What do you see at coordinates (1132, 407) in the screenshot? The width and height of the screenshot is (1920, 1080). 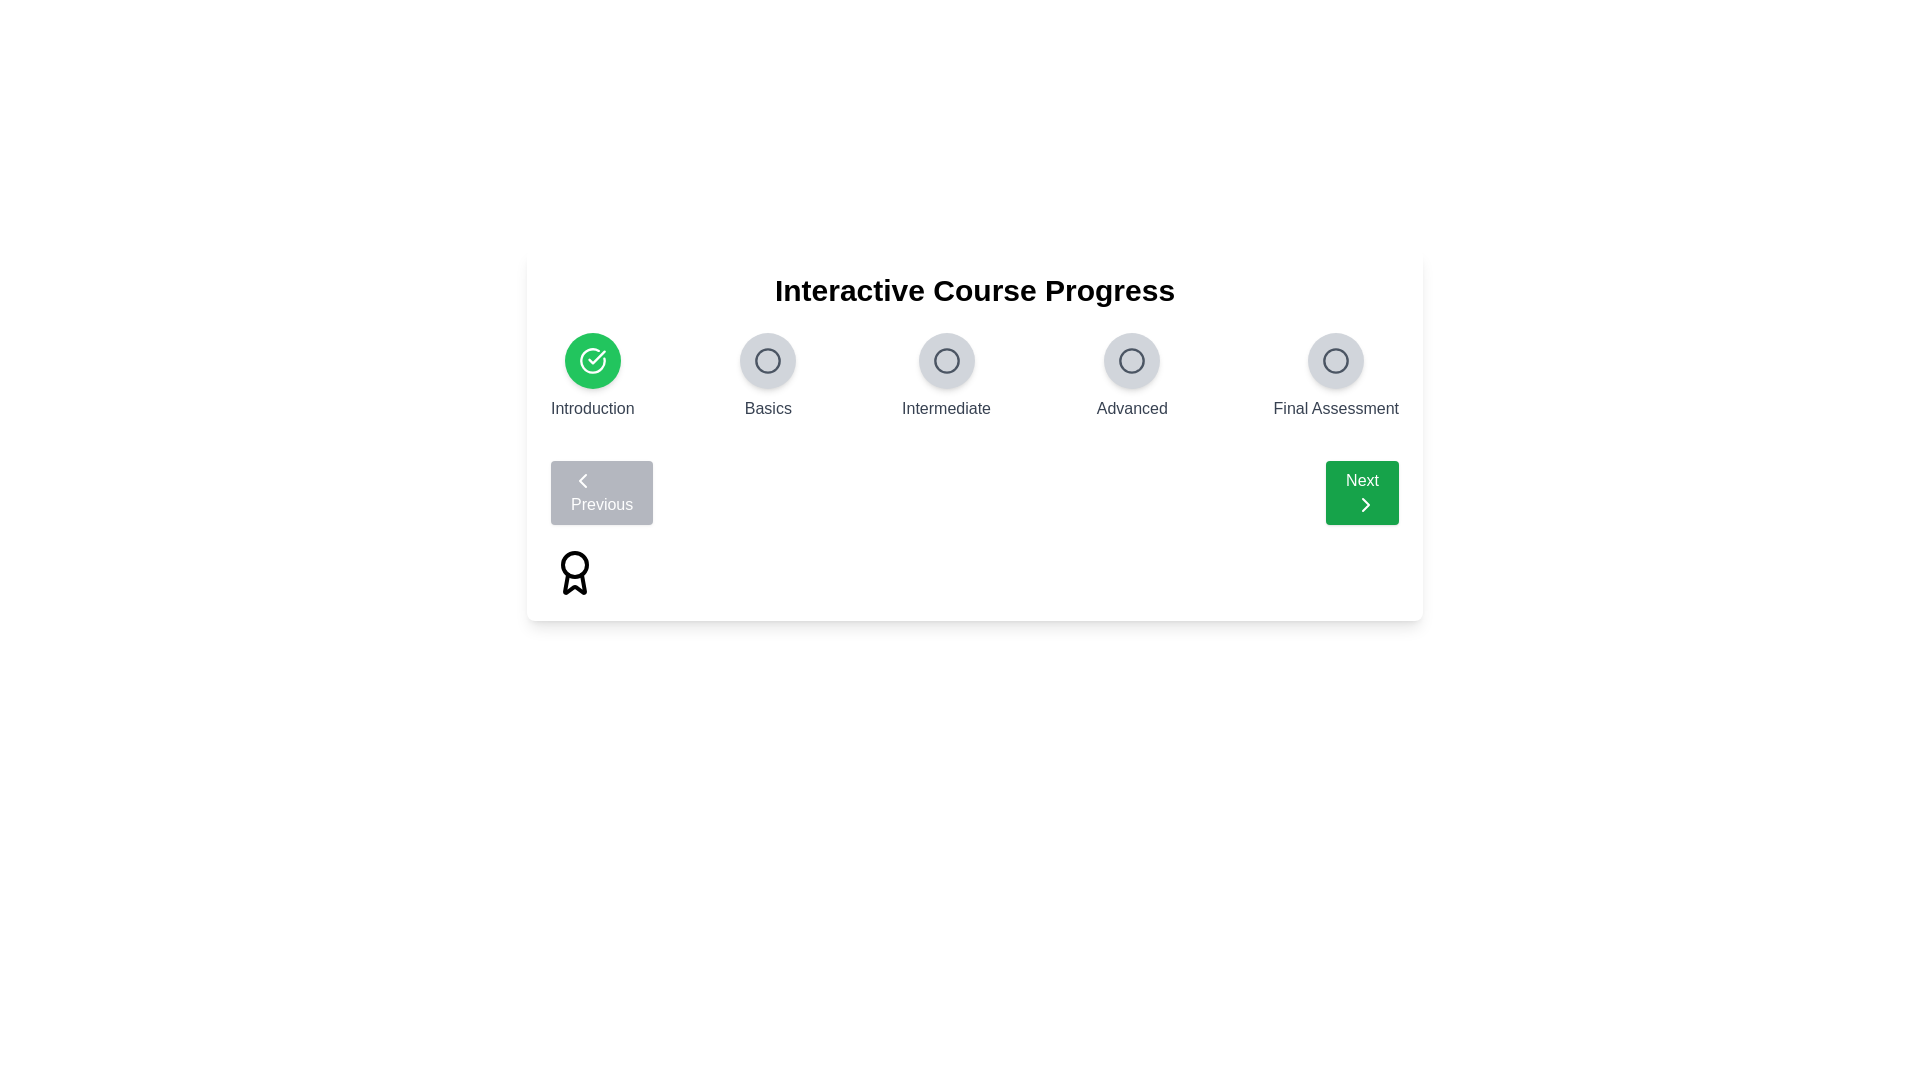 I see `text label indicating the 'Advanced' stage in the sequence of navigation elements` at bounding box center [1132, 407].